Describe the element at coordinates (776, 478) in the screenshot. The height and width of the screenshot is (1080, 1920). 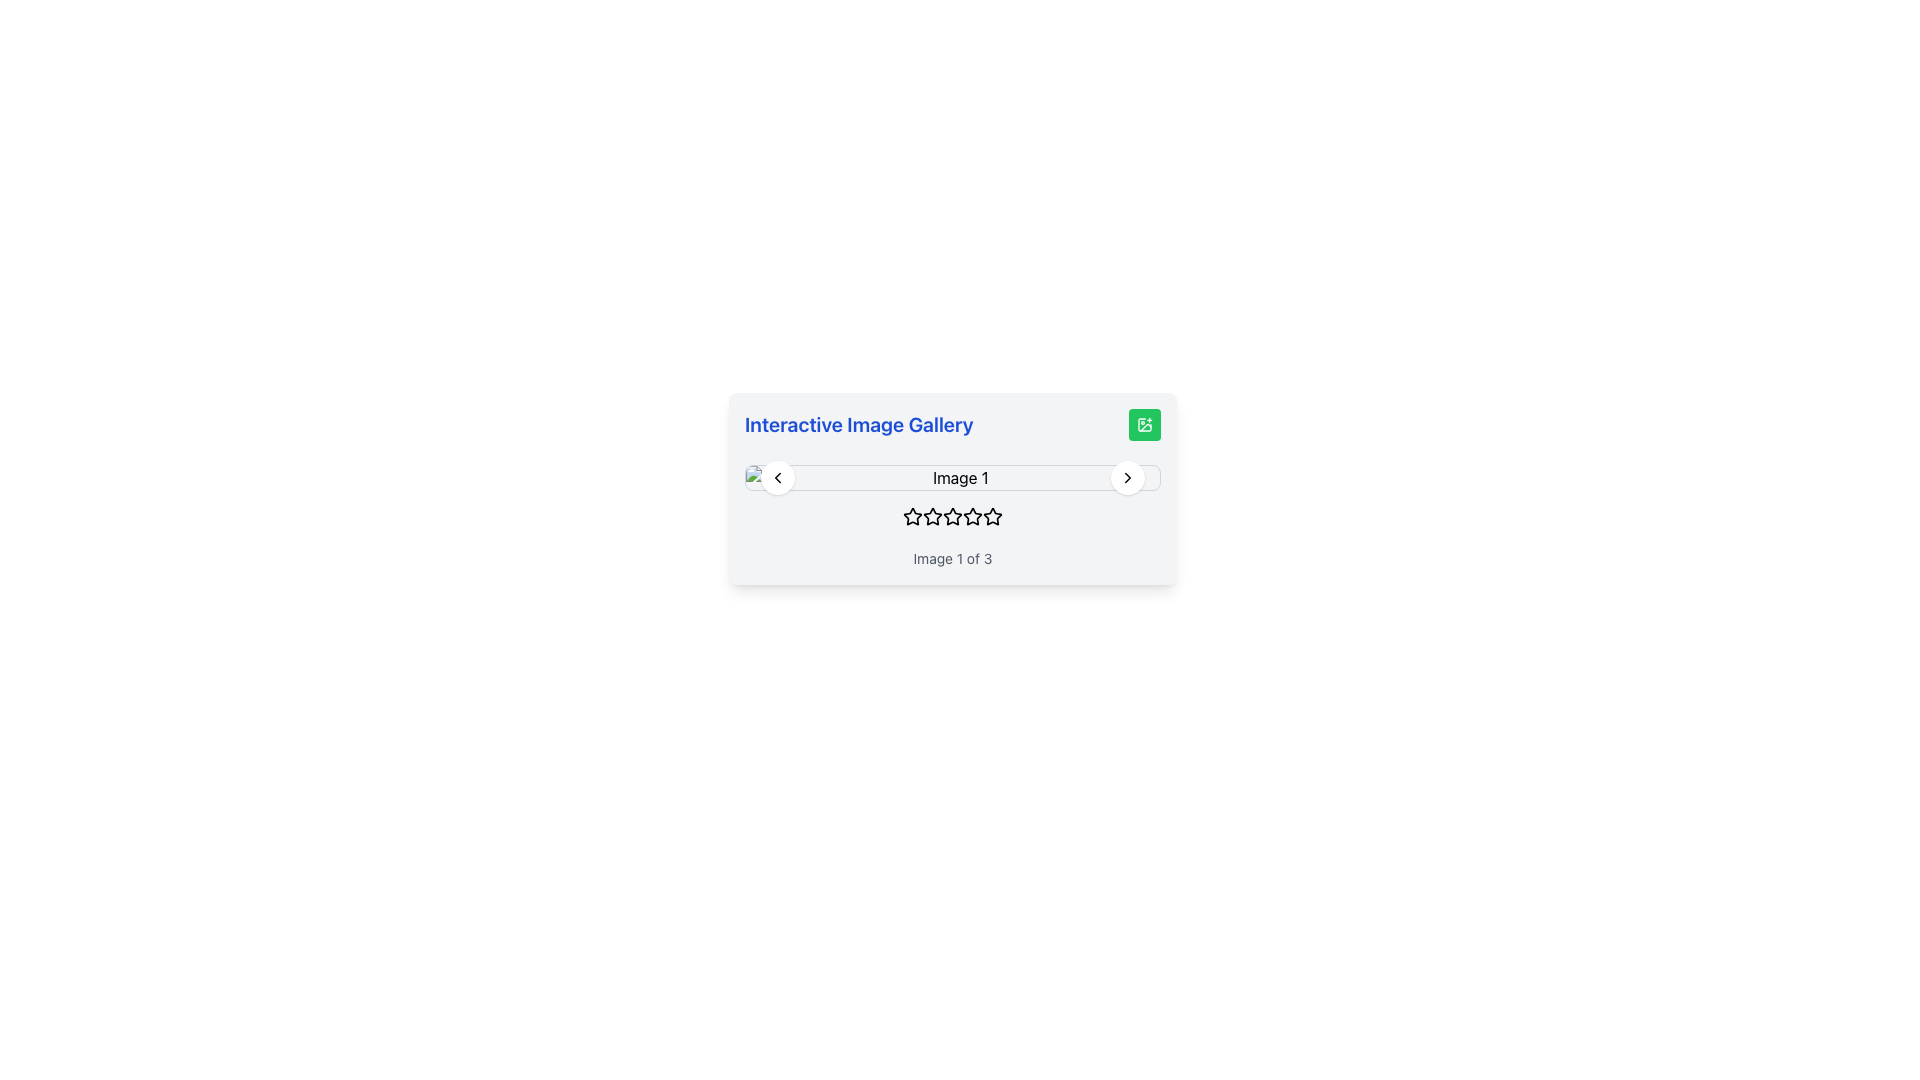
I see `the leftward-pointing chevron icon located within a circular button on the left side of the horizontal navigation bar below the title 'Interactive Image Gallery'` at that location.